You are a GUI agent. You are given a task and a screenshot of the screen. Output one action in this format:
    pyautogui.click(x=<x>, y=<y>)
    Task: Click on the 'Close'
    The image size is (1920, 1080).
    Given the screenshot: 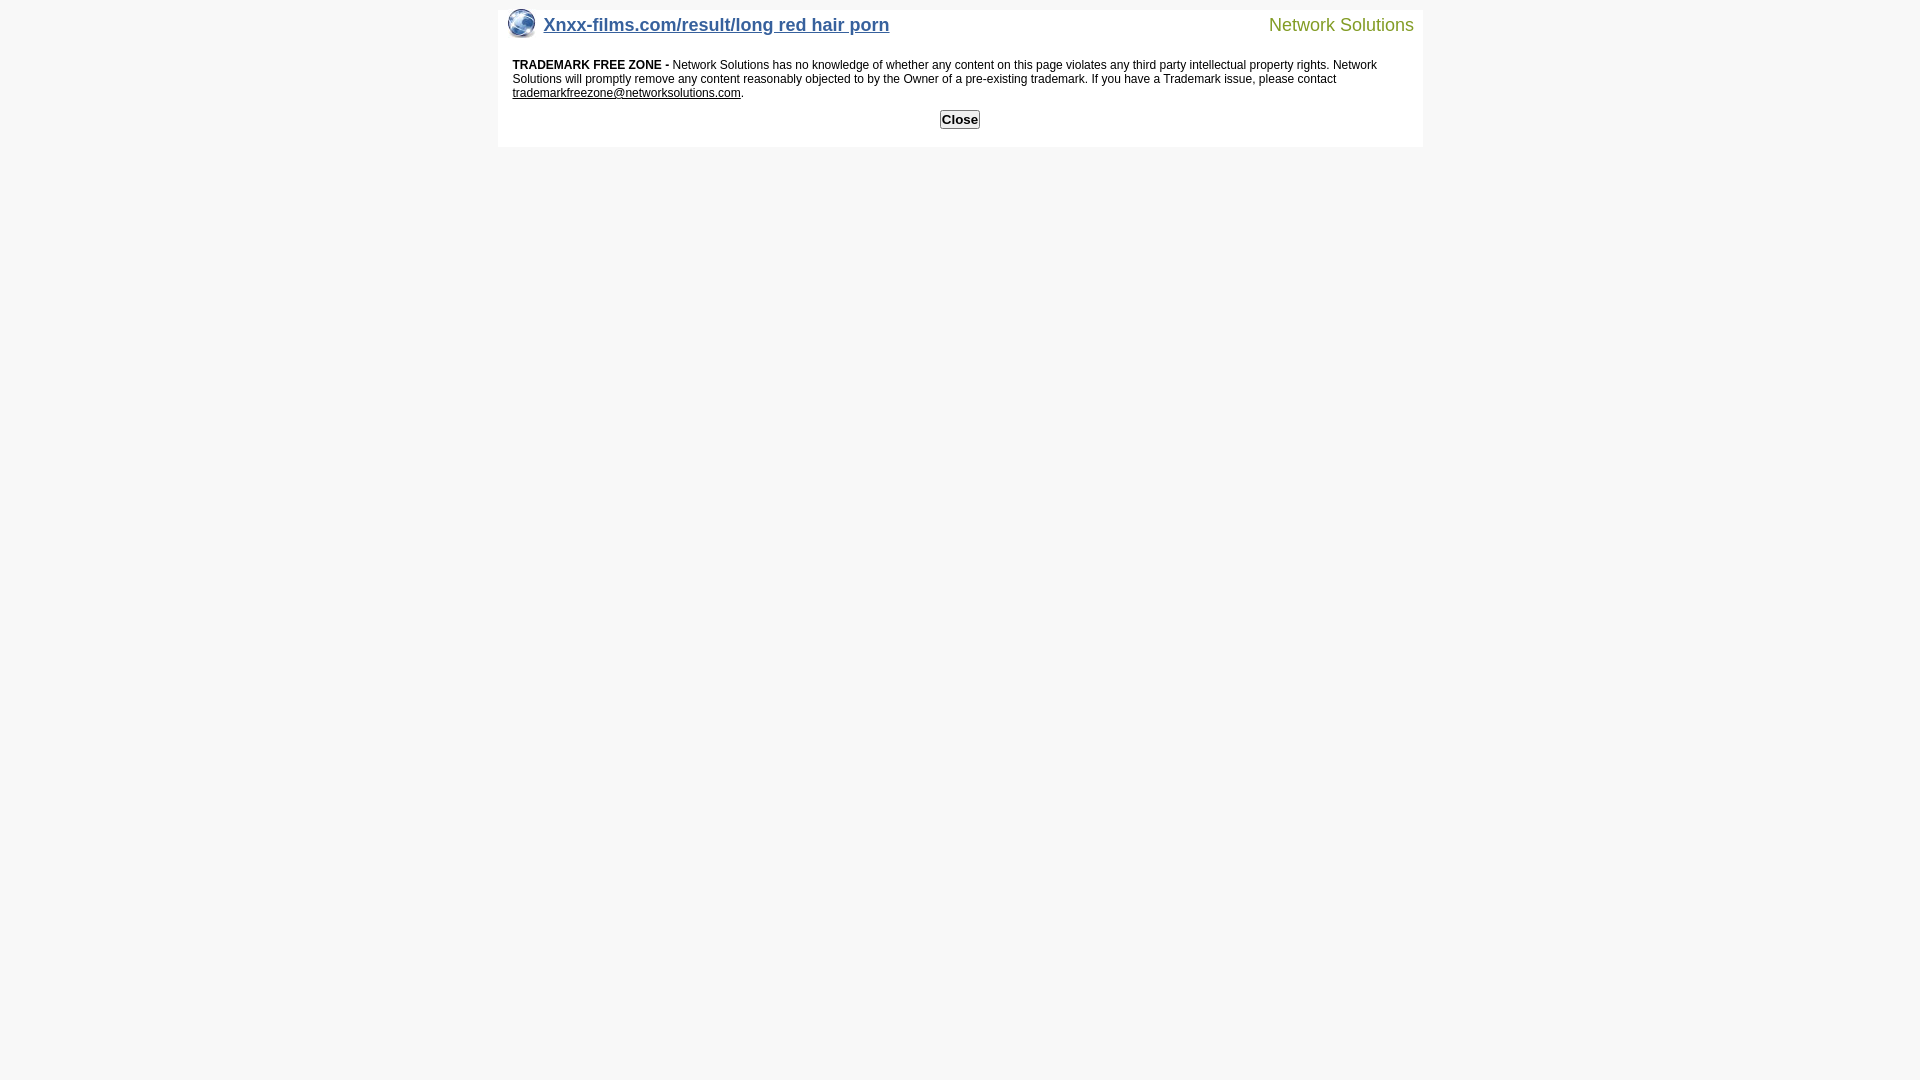 What is the action you would take?
    pyautogui.click(x=960, y=119)
    